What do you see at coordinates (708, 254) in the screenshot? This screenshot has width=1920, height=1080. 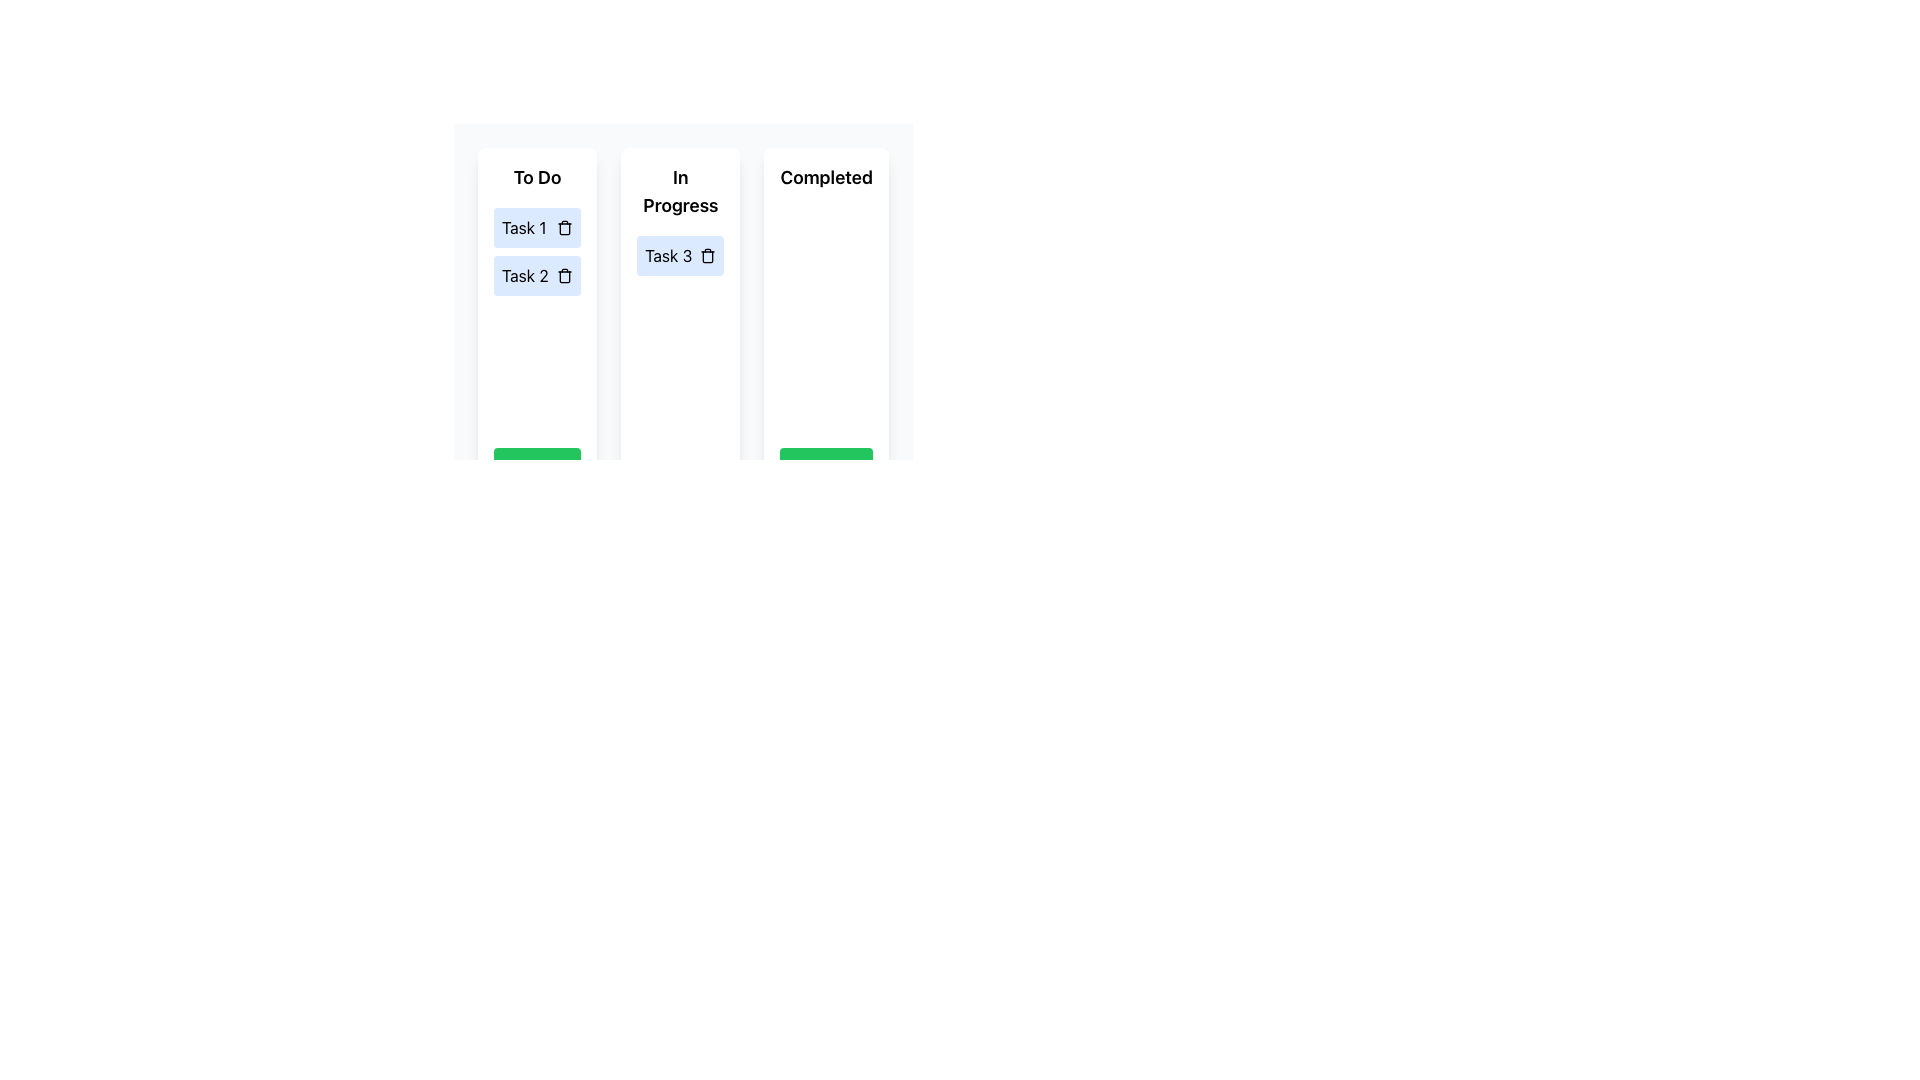 I see `the delete action icon located to the right of 'Task 3' in the 'In Progress' column` at bounding box center [708, 254].